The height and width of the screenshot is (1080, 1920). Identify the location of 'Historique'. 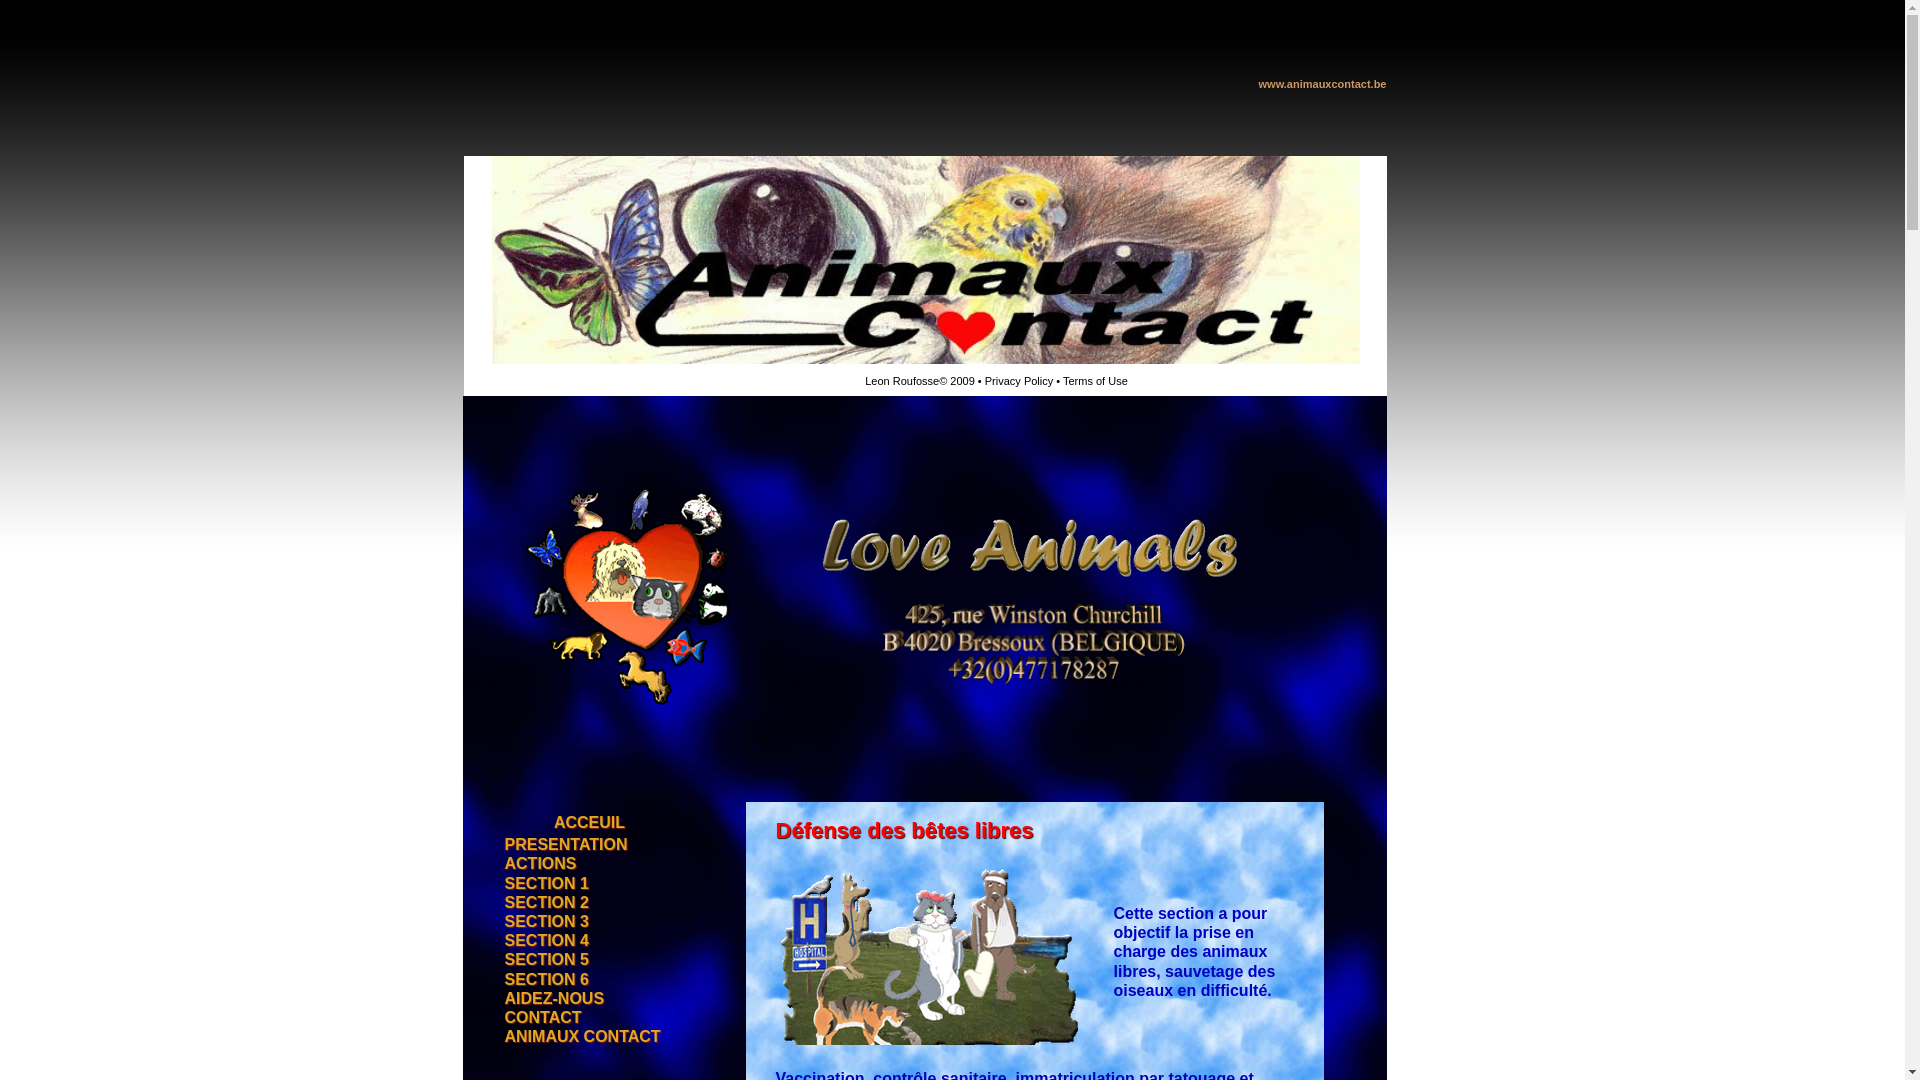
(583, 471).